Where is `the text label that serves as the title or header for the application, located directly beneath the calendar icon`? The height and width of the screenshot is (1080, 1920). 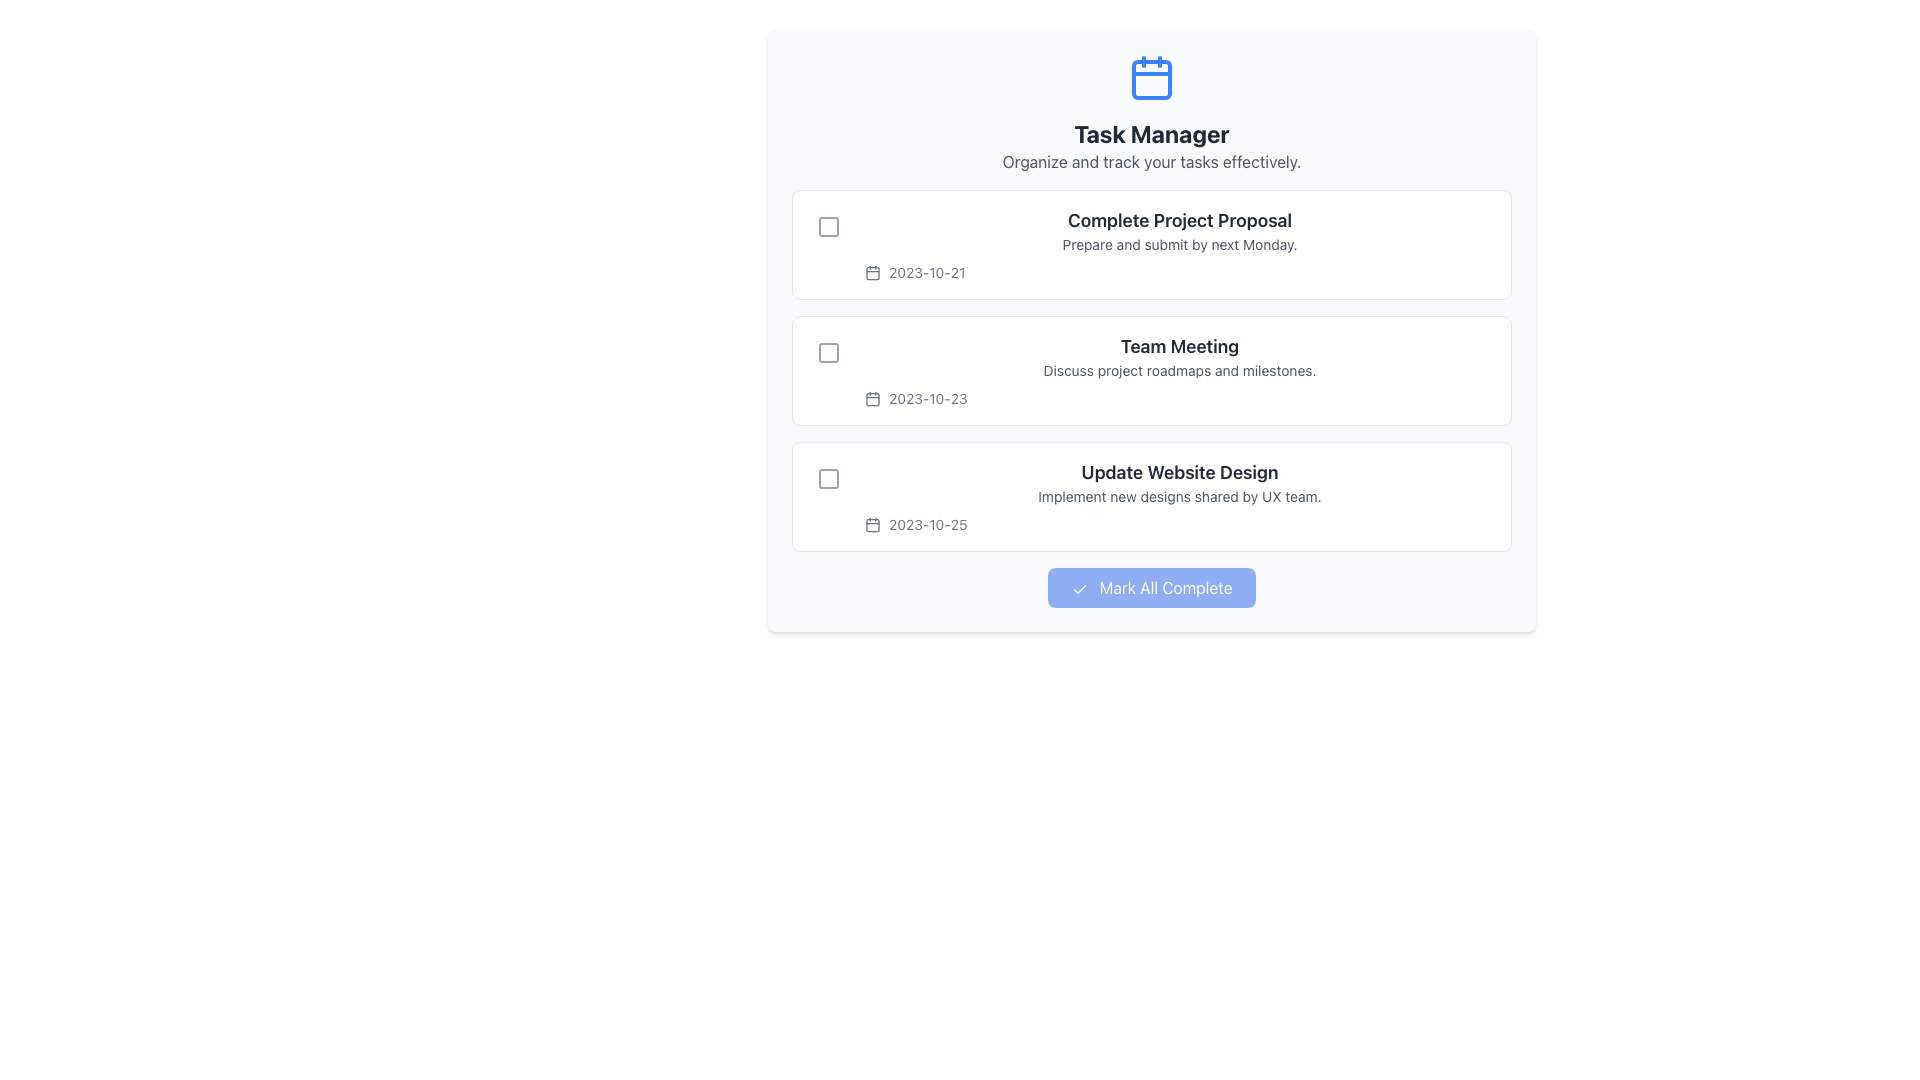
the text label that serves as the title or header for the application, located directly beneath the calendar icon is located at coordinates (1152, 134).